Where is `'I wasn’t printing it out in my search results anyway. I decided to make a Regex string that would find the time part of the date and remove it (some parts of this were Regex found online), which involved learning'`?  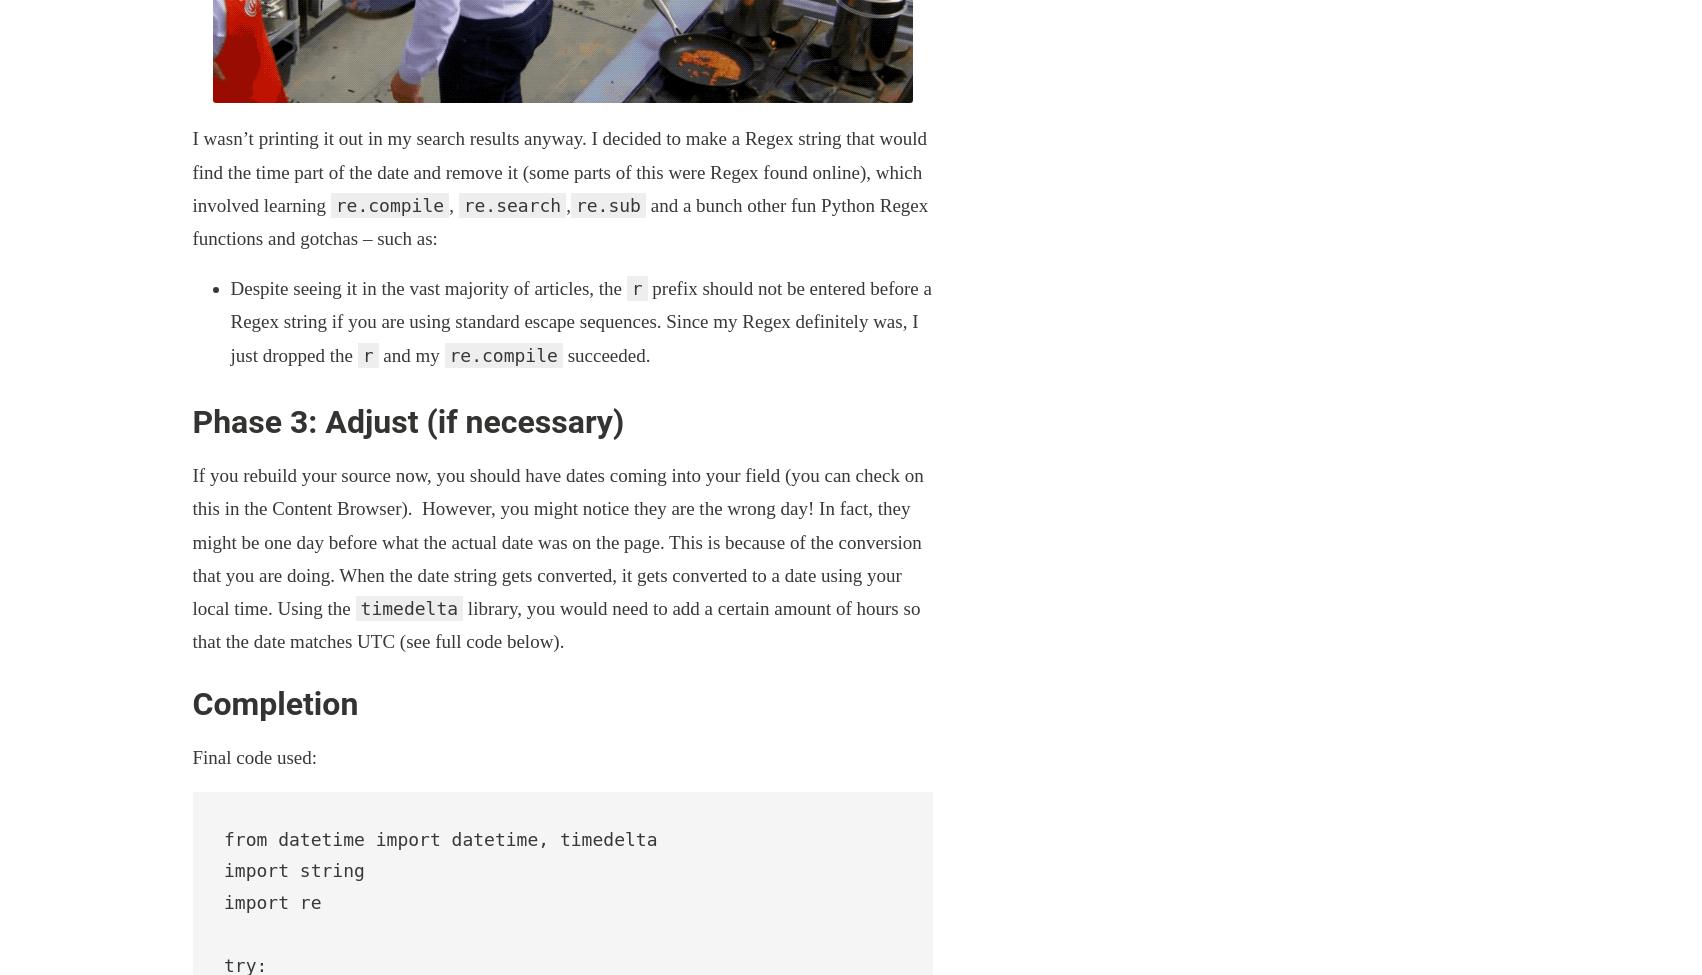 'I wasn’t printing it out in my search results anyway. I decided to make a Regex string that would find the time part of the date and remove it (some parts of this were Regex found online), which involved learning' is located at coordinates (558, 170).